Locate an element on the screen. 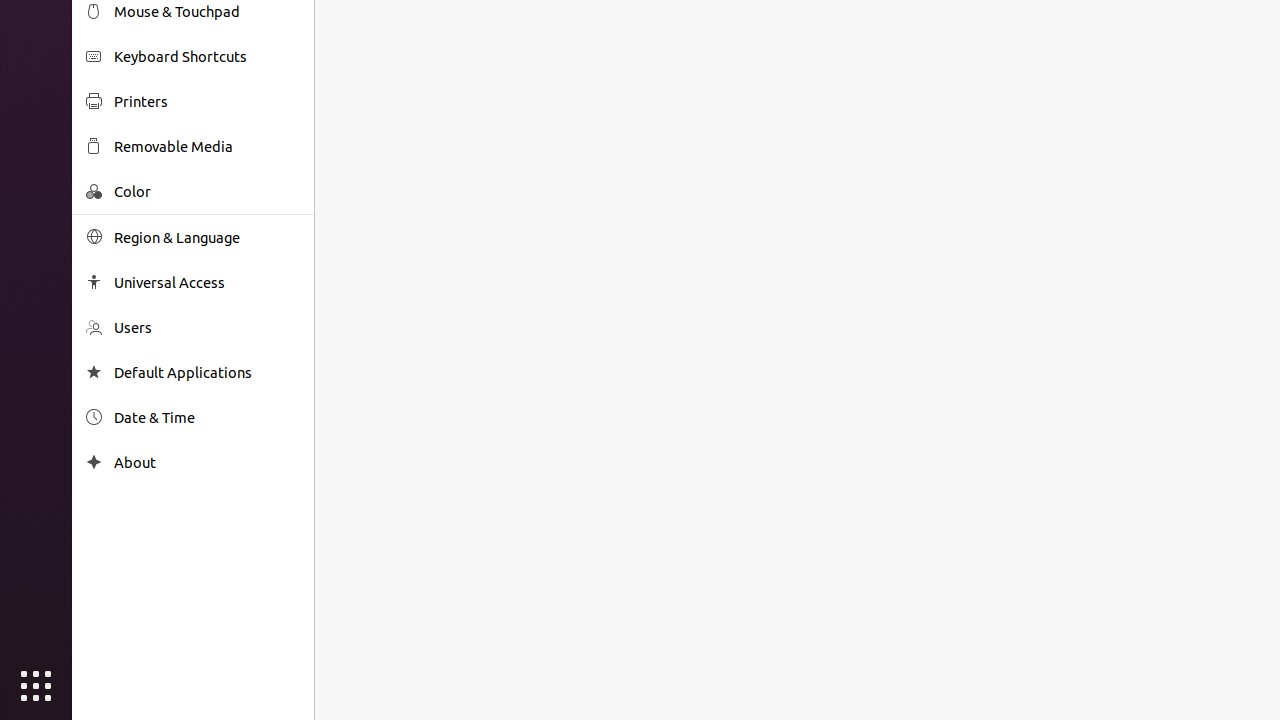  'Users' is located at coordinates (206, 326).